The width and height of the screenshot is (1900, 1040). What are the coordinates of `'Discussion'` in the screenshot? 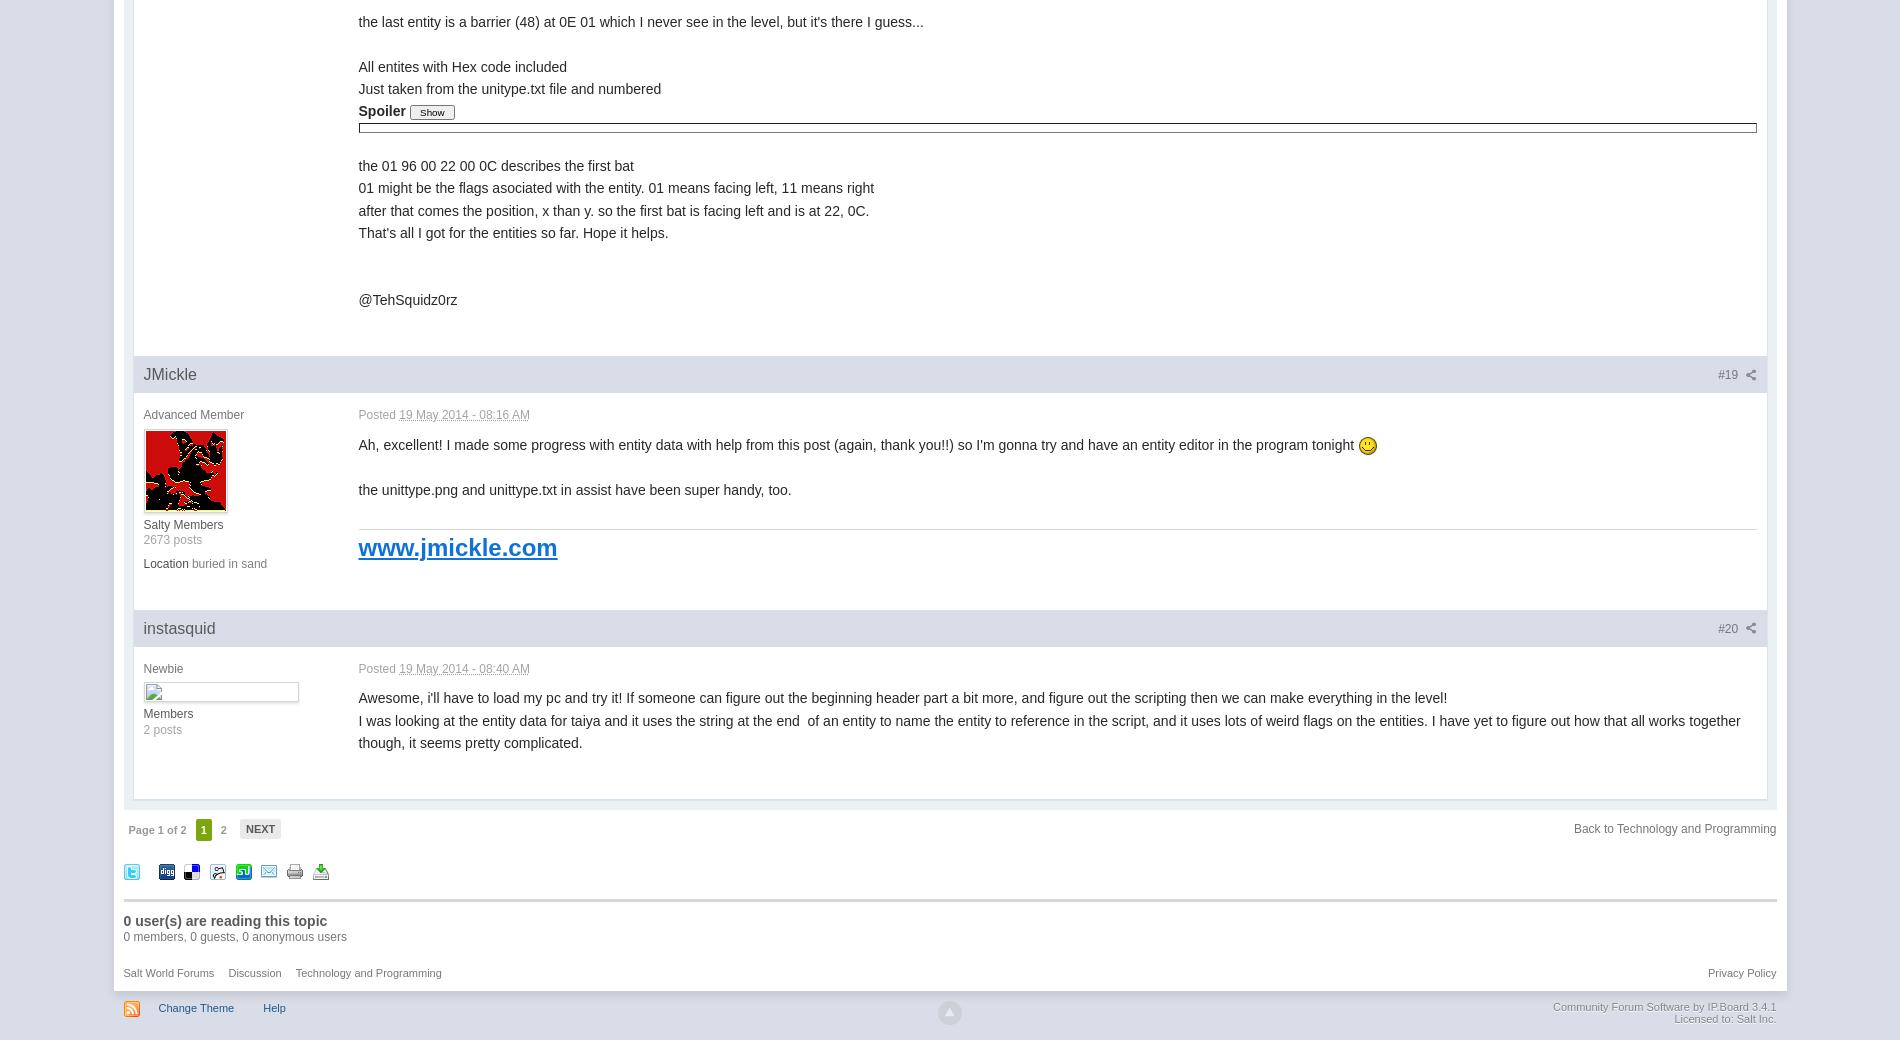 It's located at (253, 971).